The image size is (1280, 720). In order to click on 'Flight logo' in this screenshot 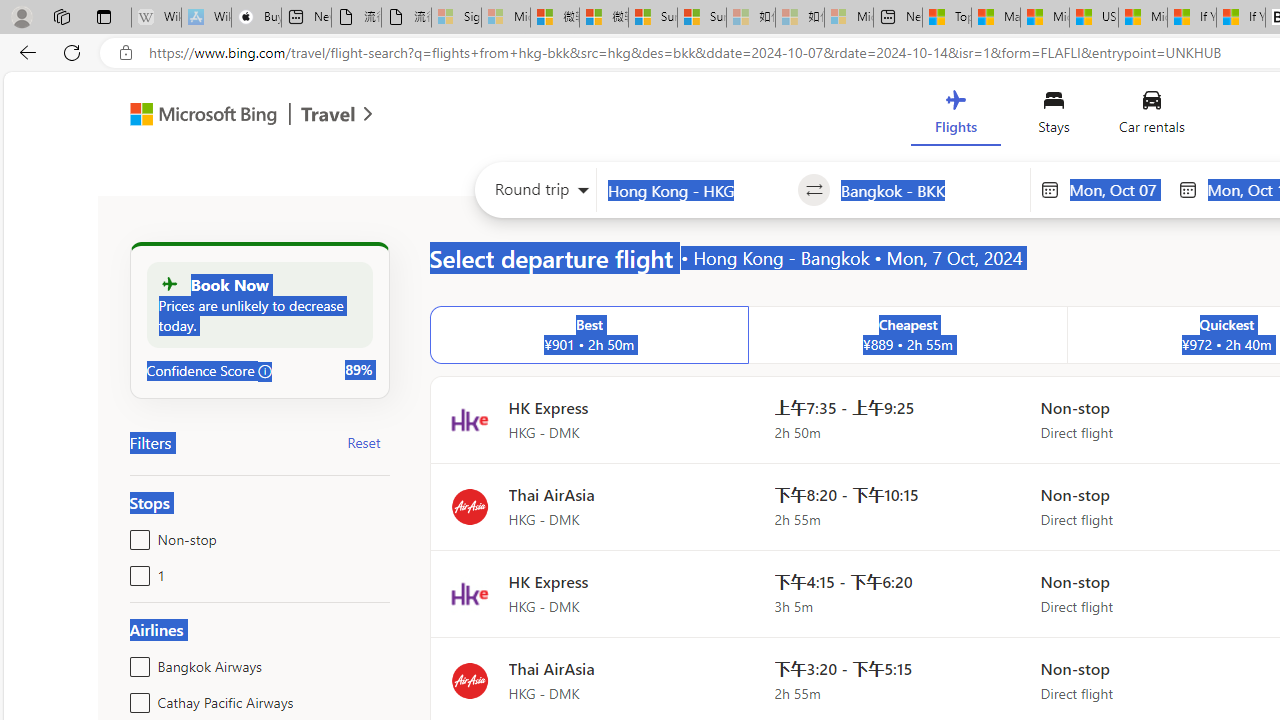, I will do `click(468, 679)`.